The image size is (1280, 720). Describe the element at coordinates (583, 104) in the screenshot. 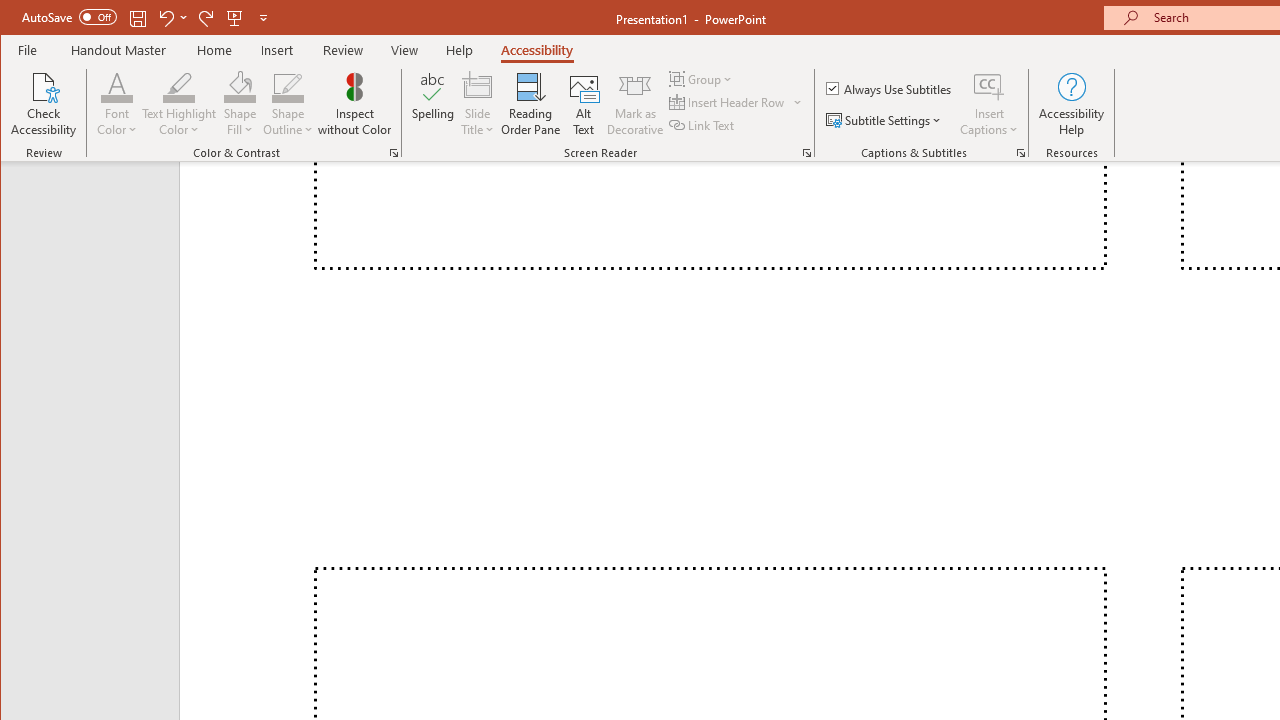

I see `'Alt Text'` at that location.